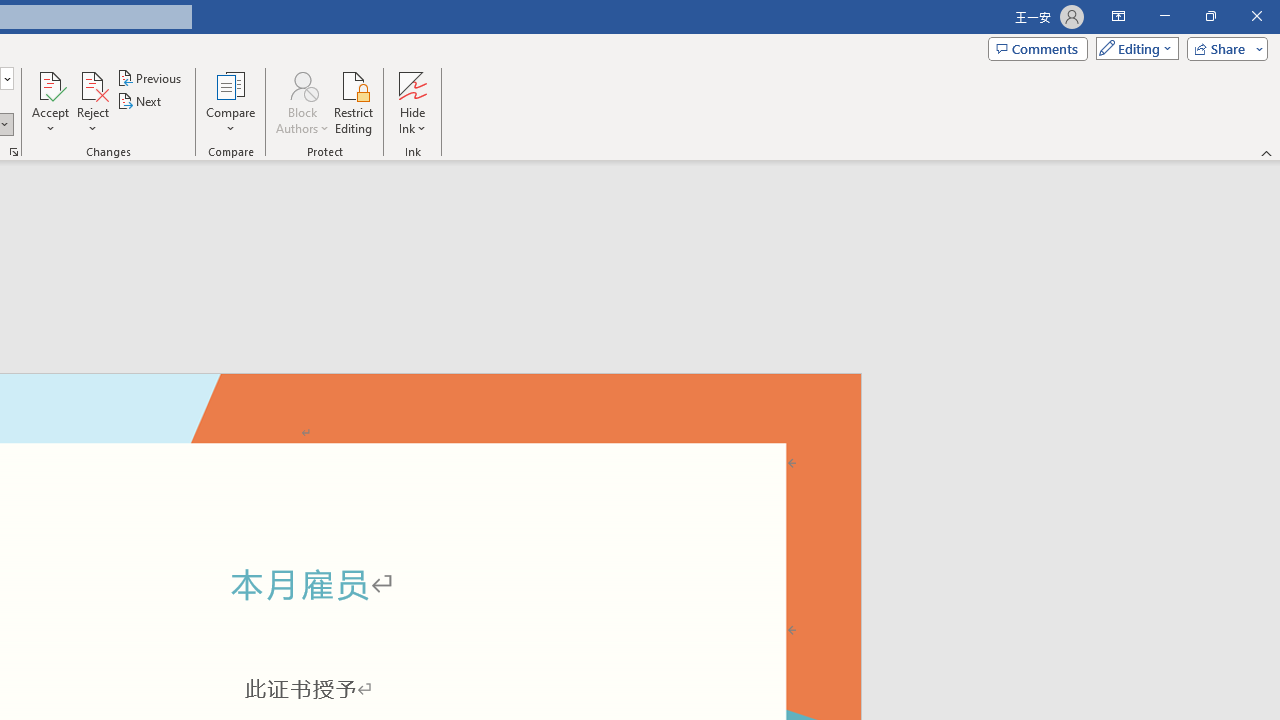 This screenshot has height=720, width=1280. I want to click on 'Collapse the Ribbon', so click(1266, 152).